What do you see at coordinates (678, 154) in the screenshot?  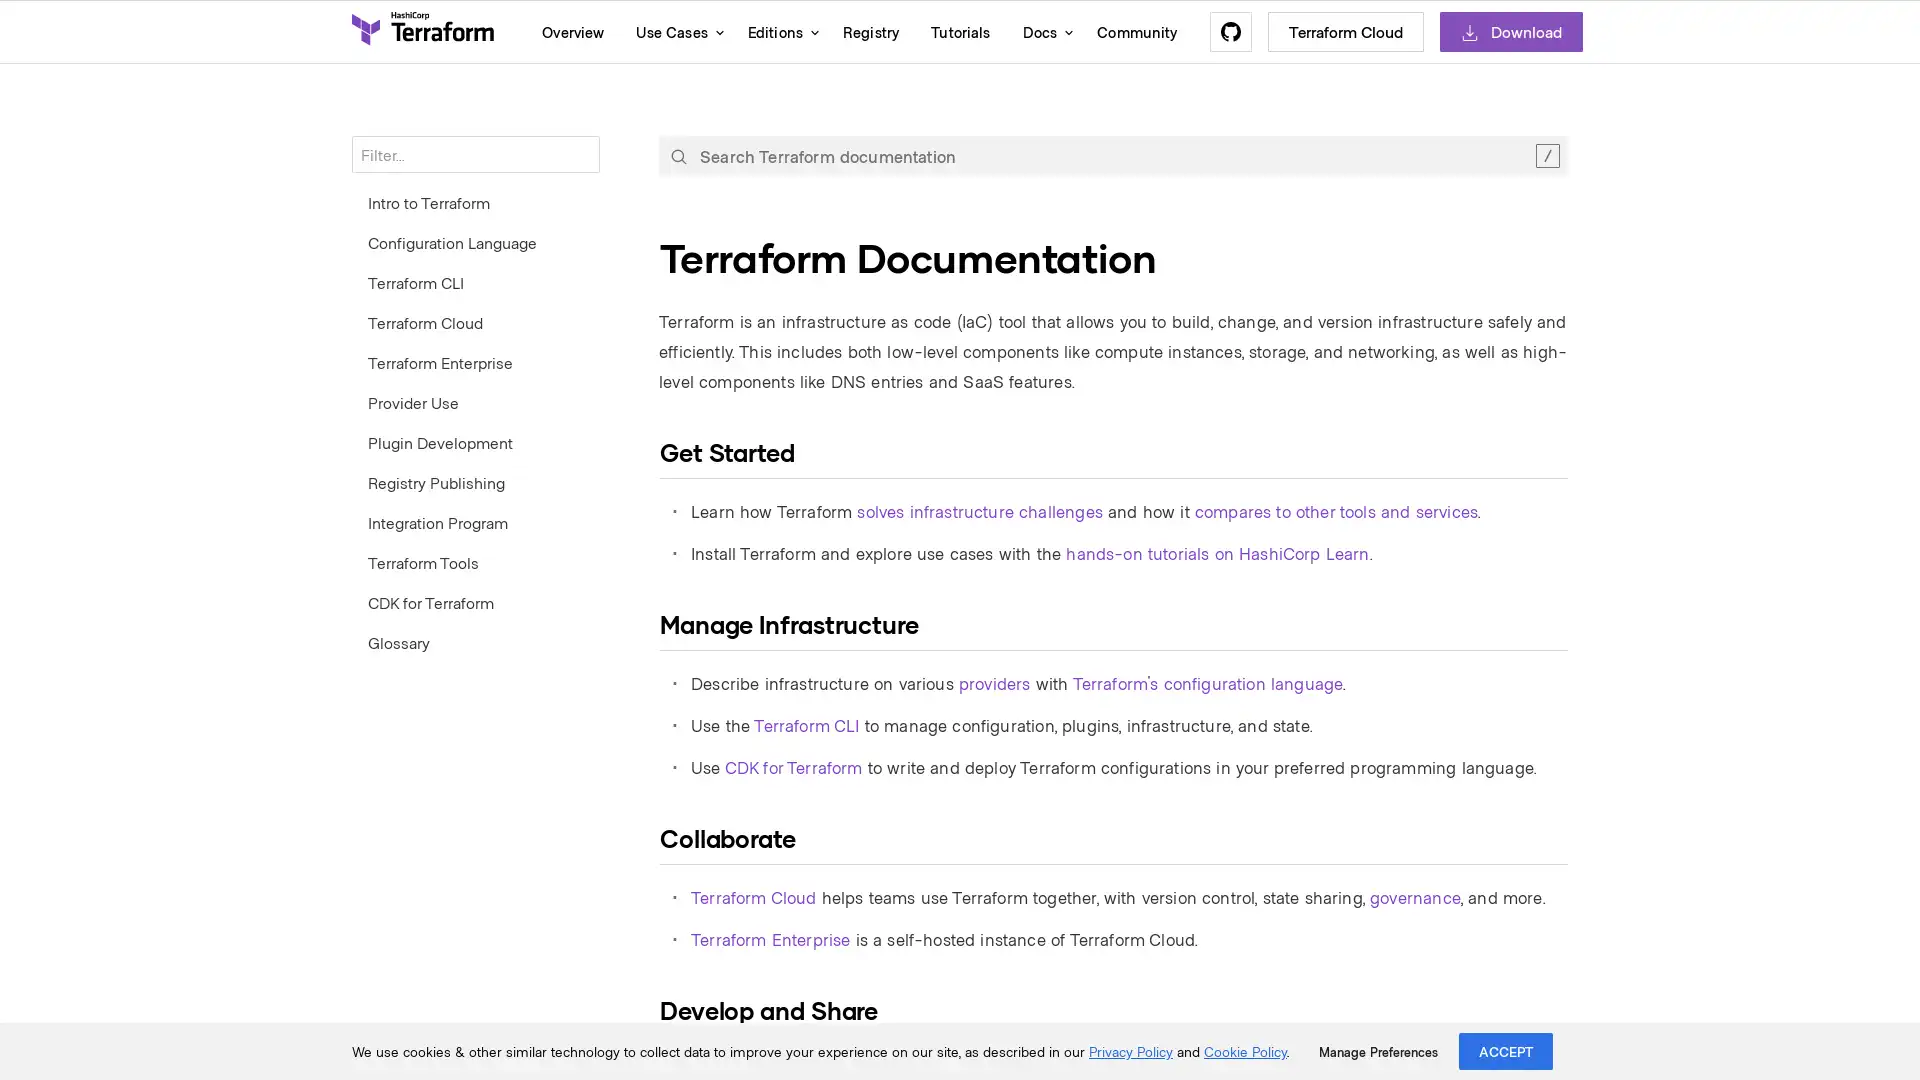 I see `Submit your search query.` at bounding box center [678, 154].